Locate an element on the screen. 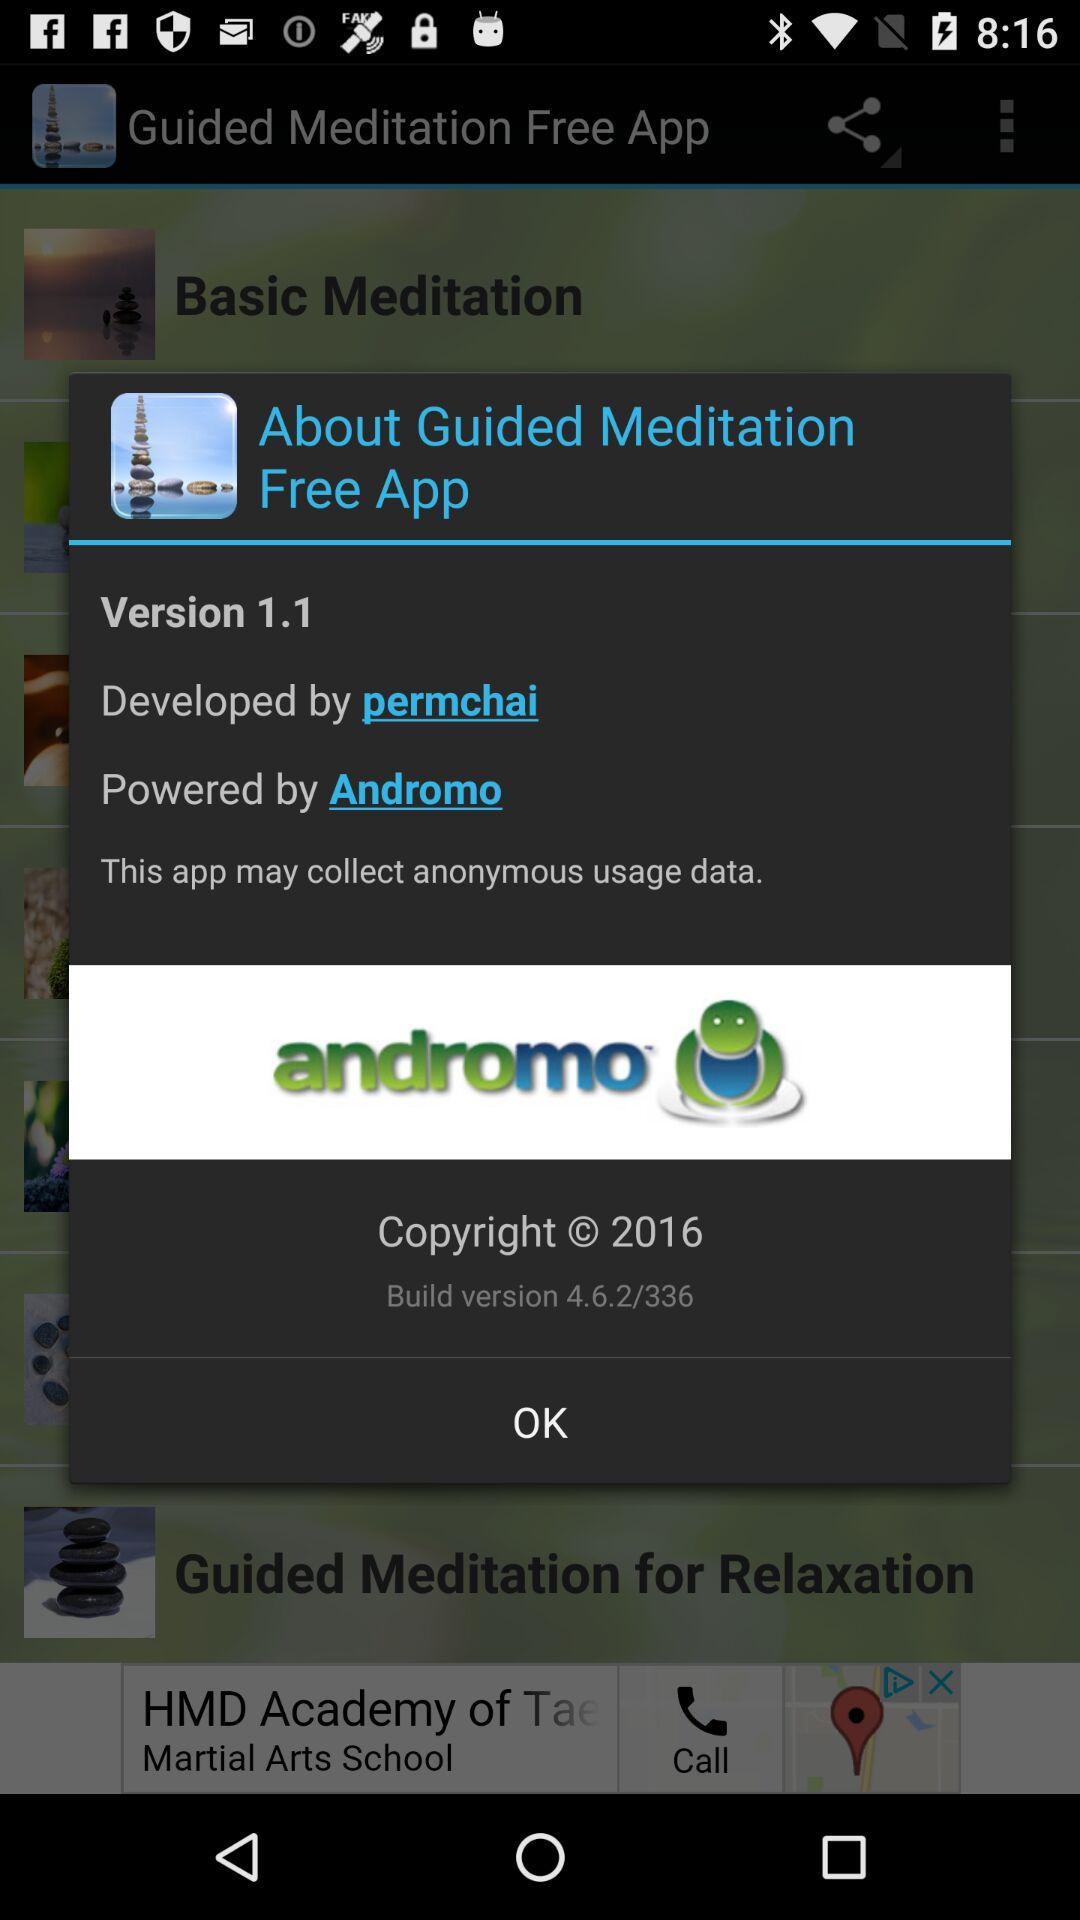 This screenshot has width=1080, height=1920. developed by permchai icon is located at coordinates (540, 714).